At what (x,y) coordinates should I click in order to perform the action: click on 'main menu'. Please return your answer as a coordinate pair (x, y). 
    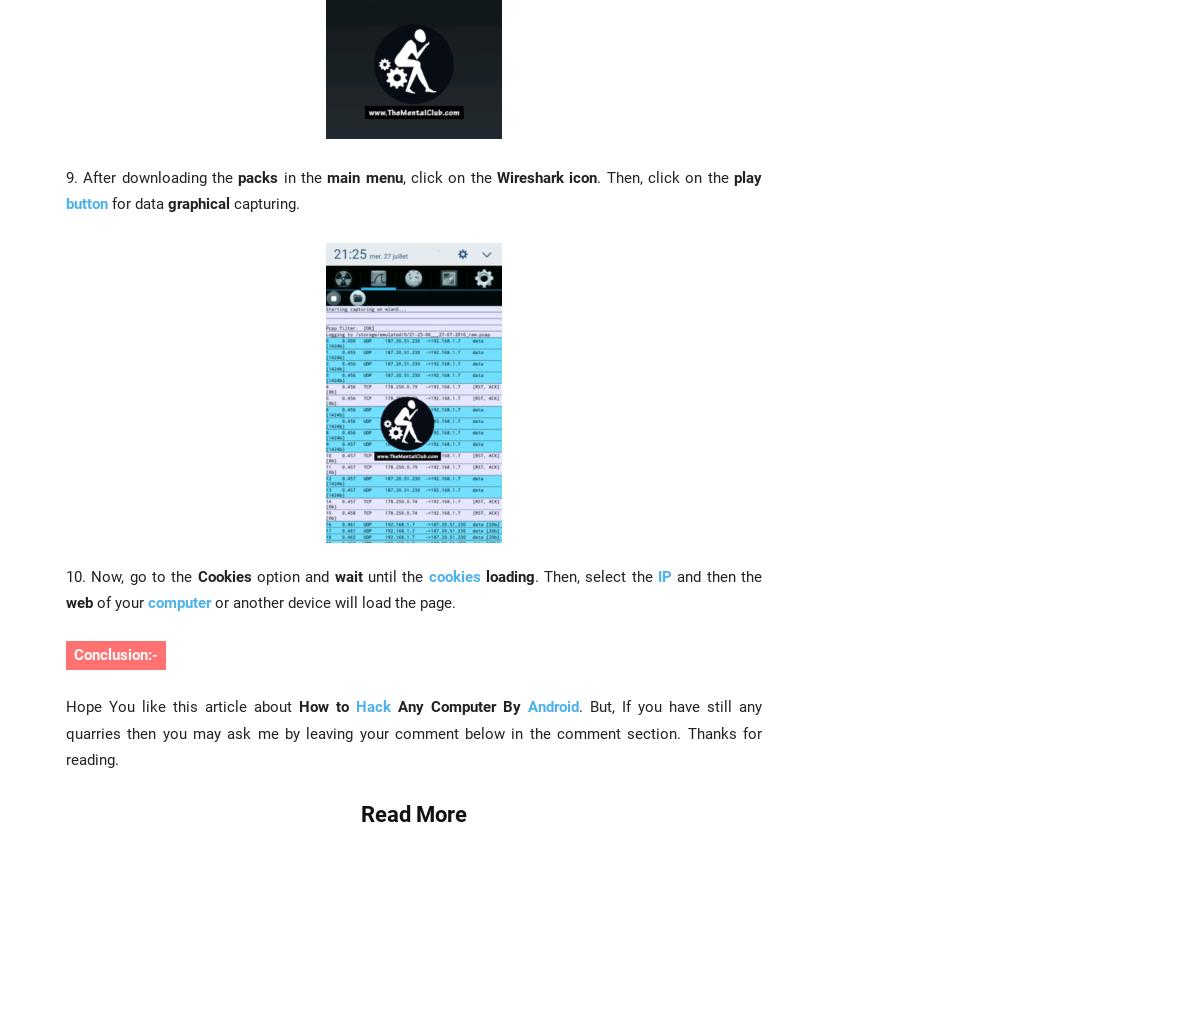
    Looking at the image, I should click on (364, 176).